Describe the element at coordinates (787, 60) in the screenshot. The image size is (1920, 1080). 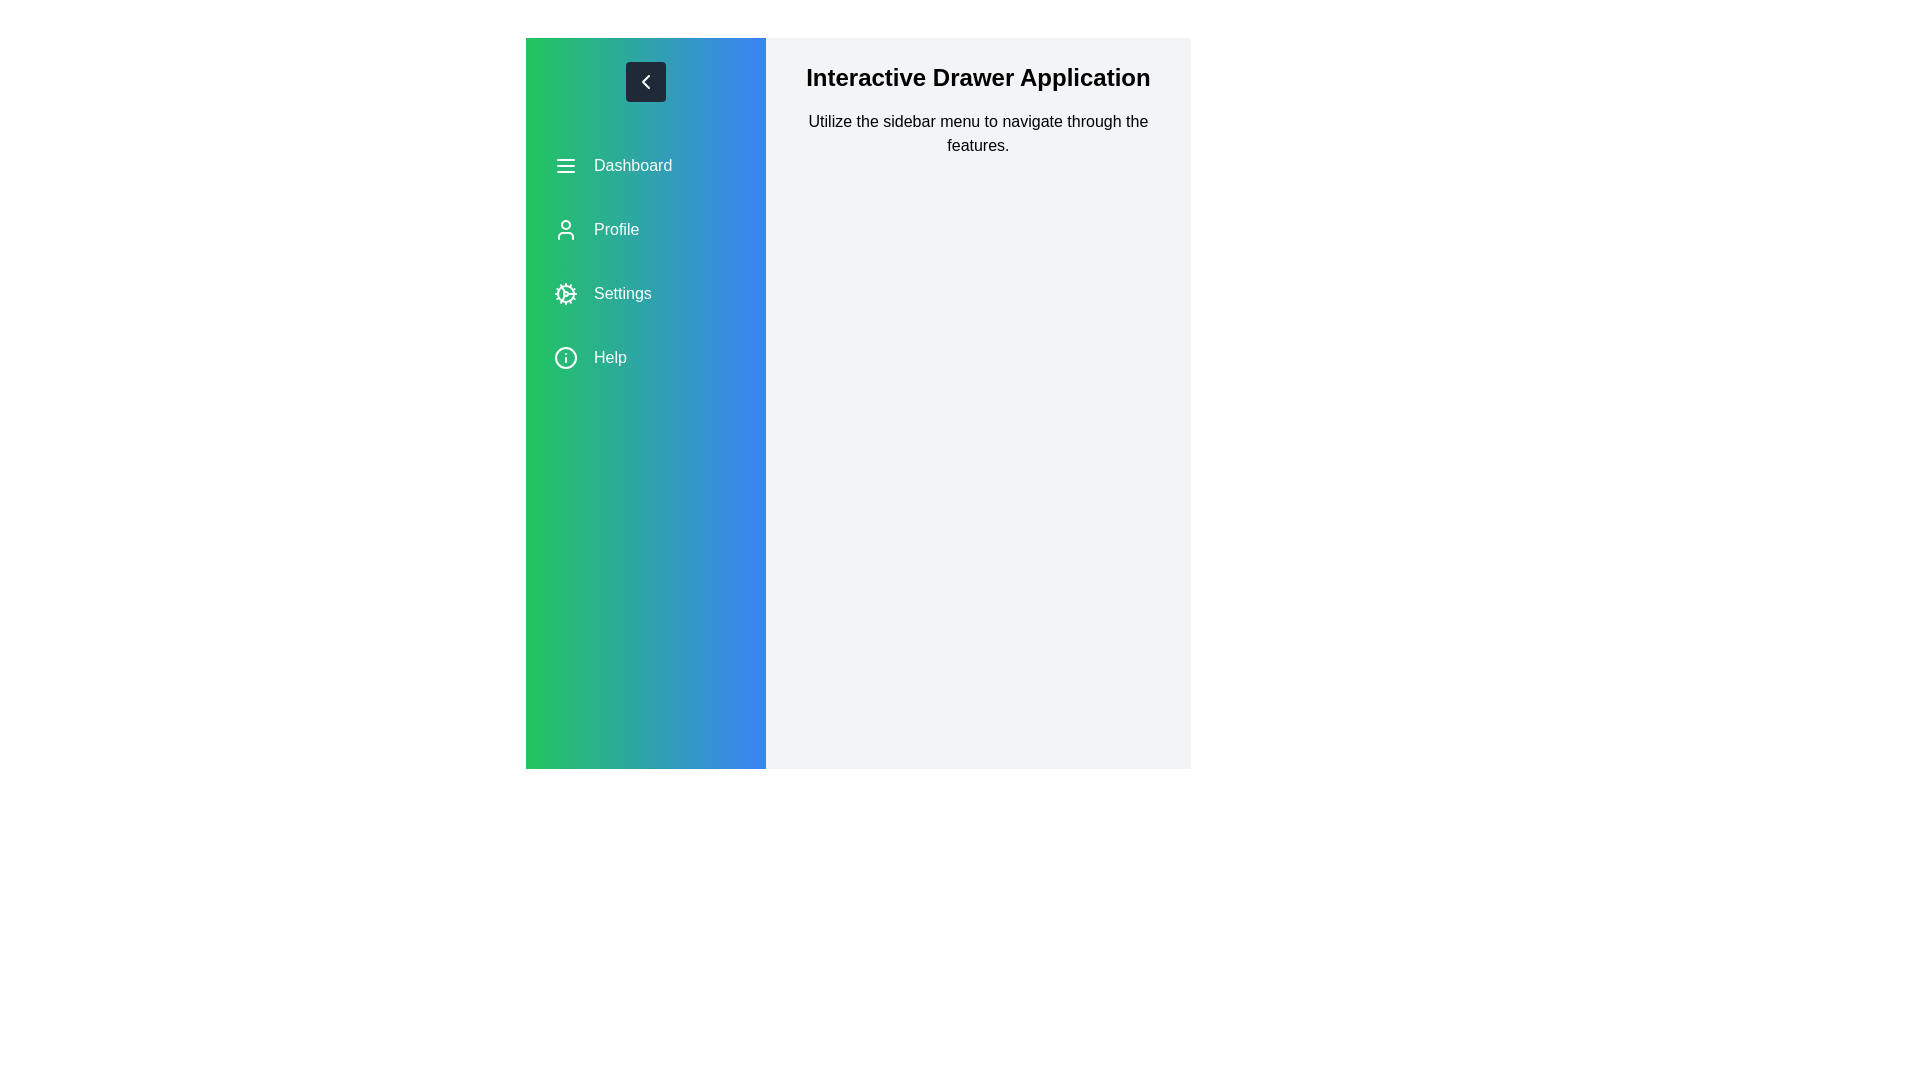
I see `the main content text by selecting it` at that location.